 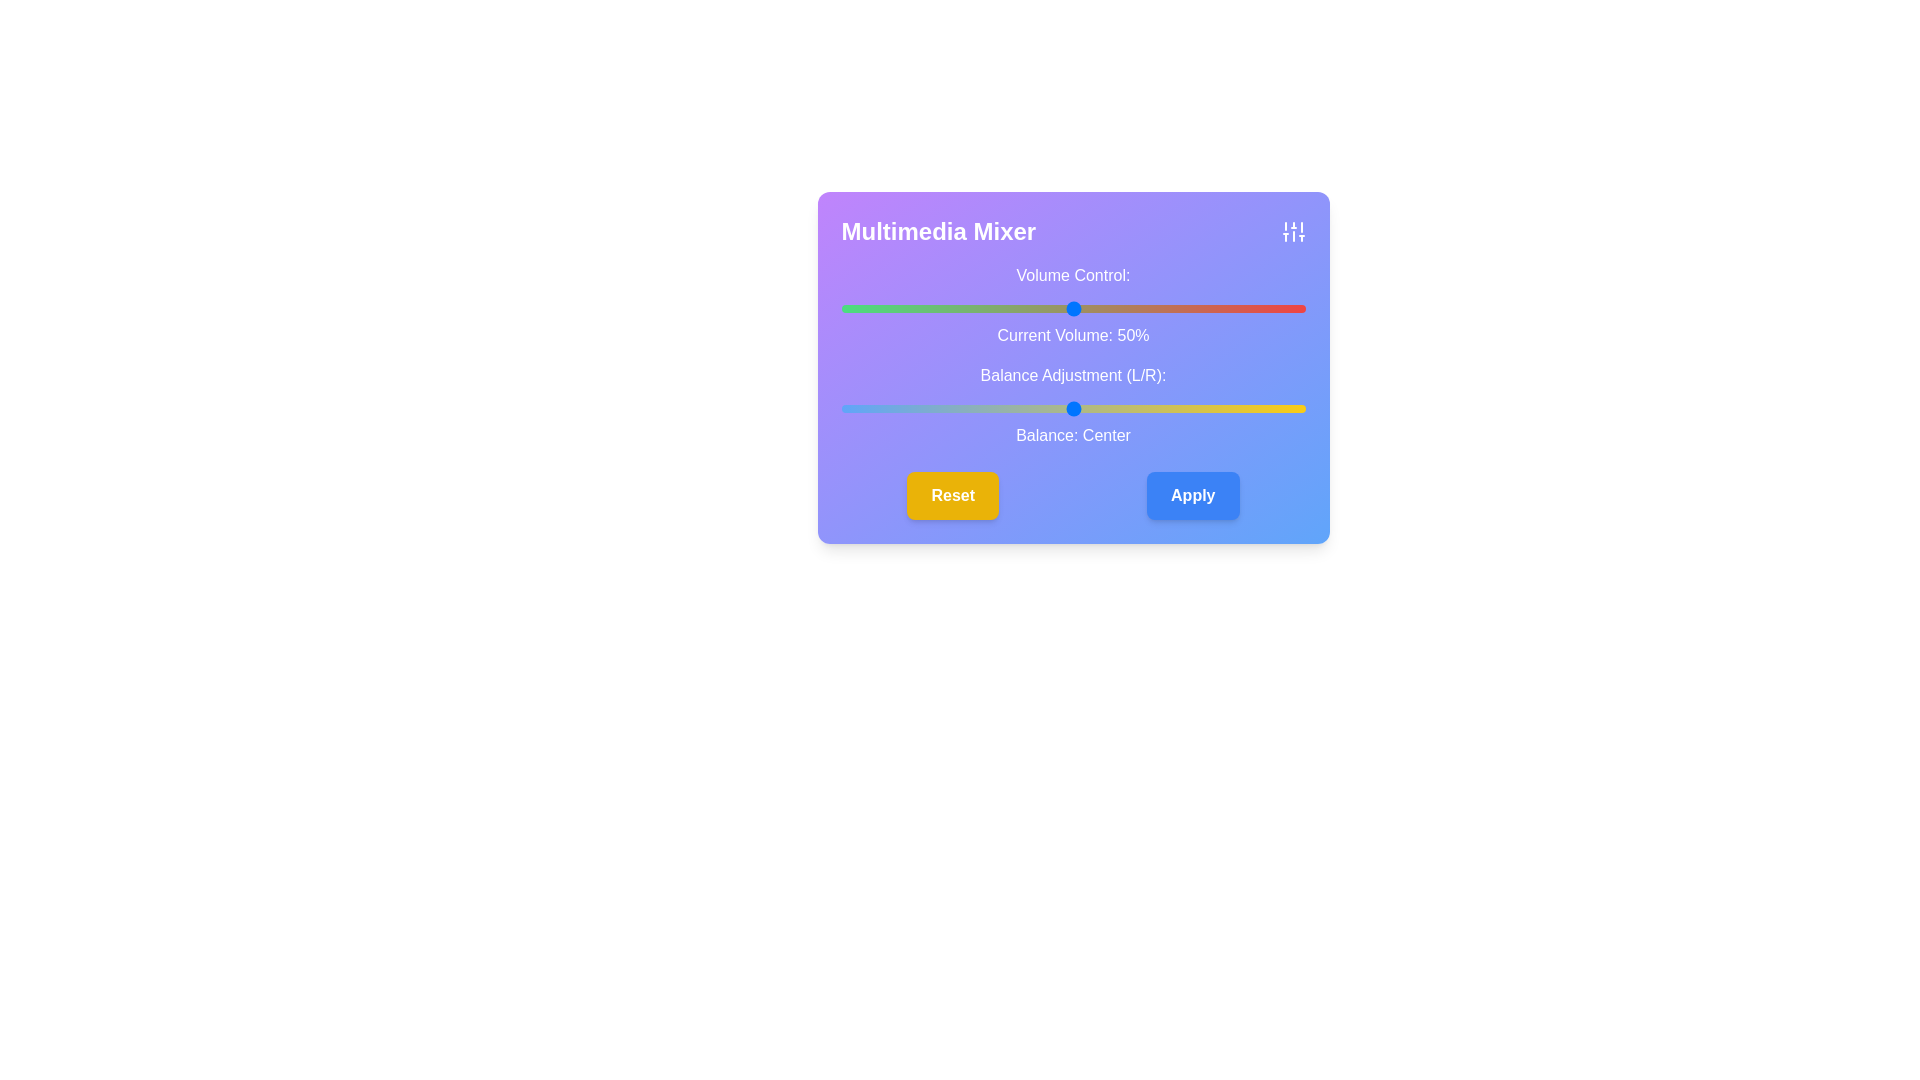 What do you see at coordinates (1133, 407) in the screenshot?
I see `the balance slider to set the audio balance to 13` at bounding box center [1133, 407].